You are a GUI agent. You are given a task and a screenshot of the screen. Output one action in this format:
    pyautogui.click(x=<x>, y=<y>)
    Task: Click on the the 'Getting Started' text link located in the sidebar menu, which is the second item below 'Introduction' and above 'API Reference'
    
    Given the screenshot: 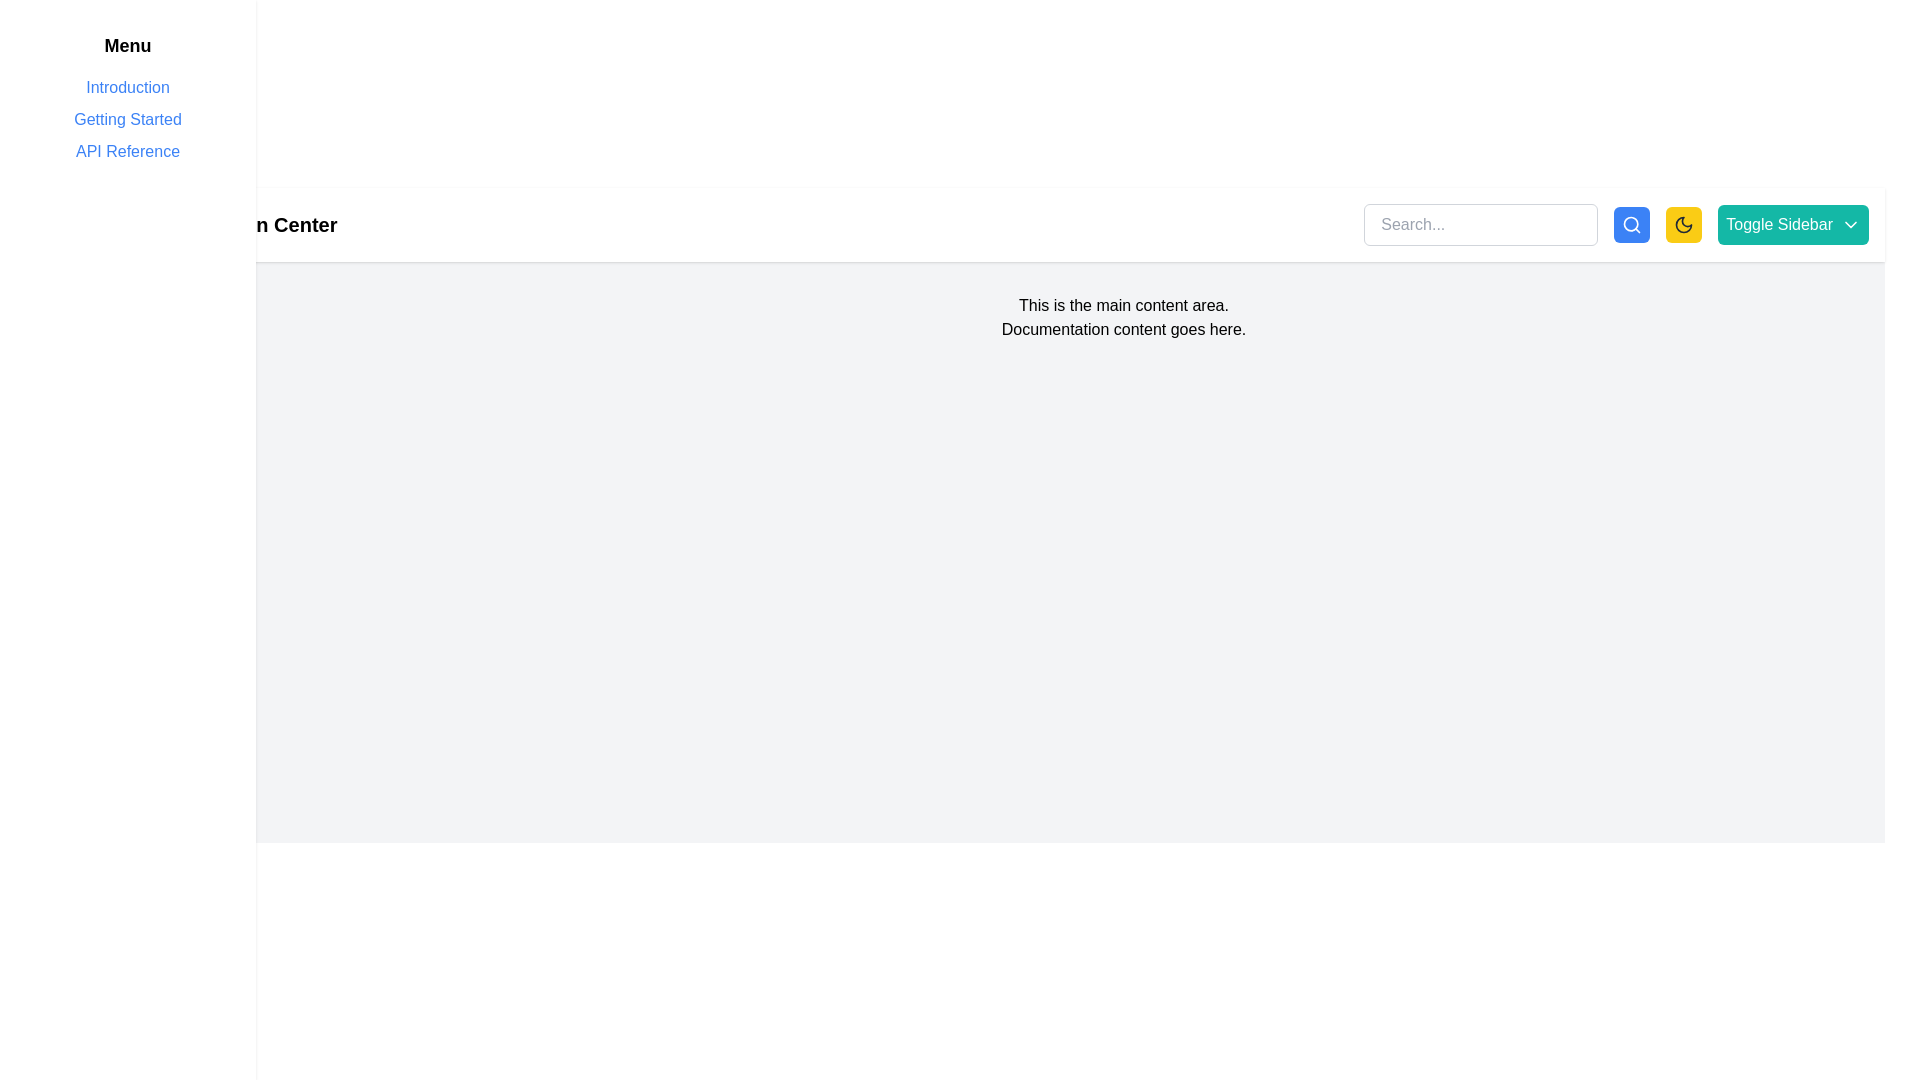 What is the action you would take?
    pyautogui.click(x=127, y=119)
    